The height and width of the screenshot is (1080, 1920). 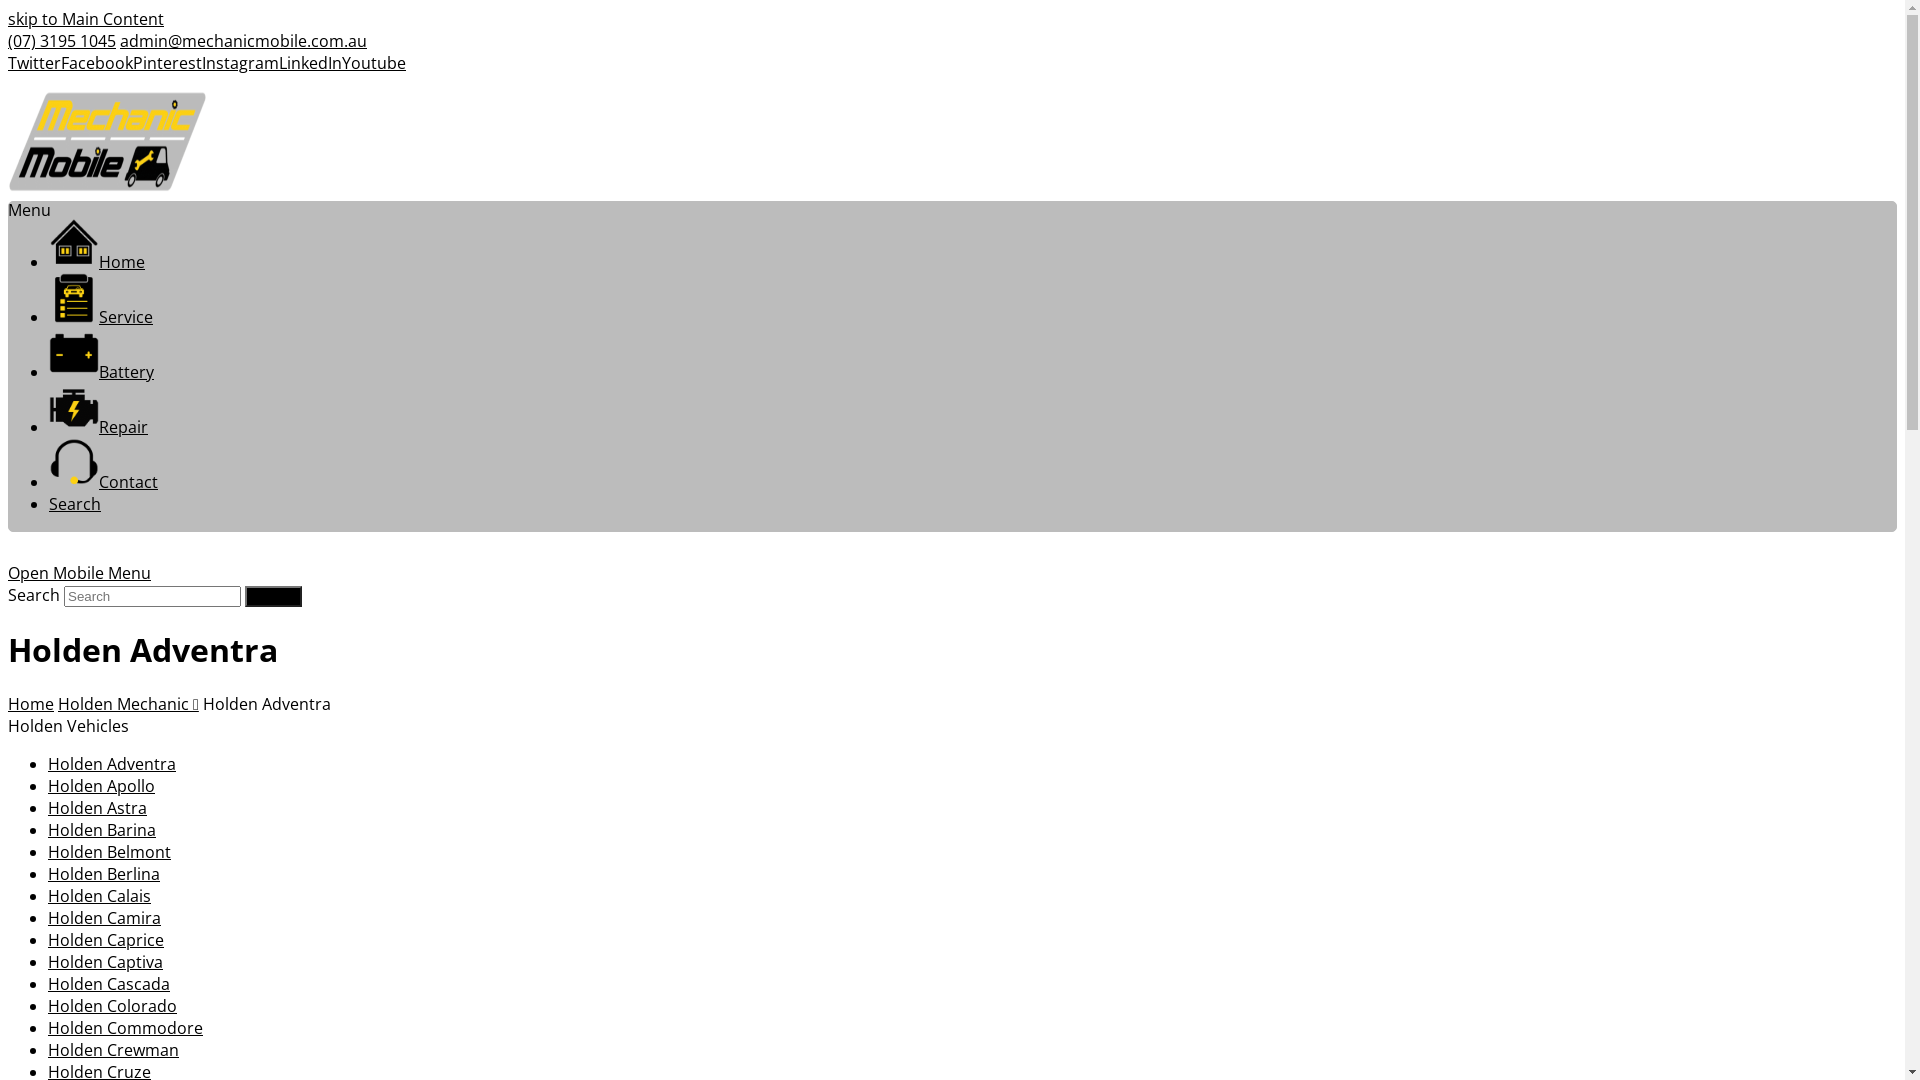 I want to click on 'Holden Camira', so click(x=103, y=918).